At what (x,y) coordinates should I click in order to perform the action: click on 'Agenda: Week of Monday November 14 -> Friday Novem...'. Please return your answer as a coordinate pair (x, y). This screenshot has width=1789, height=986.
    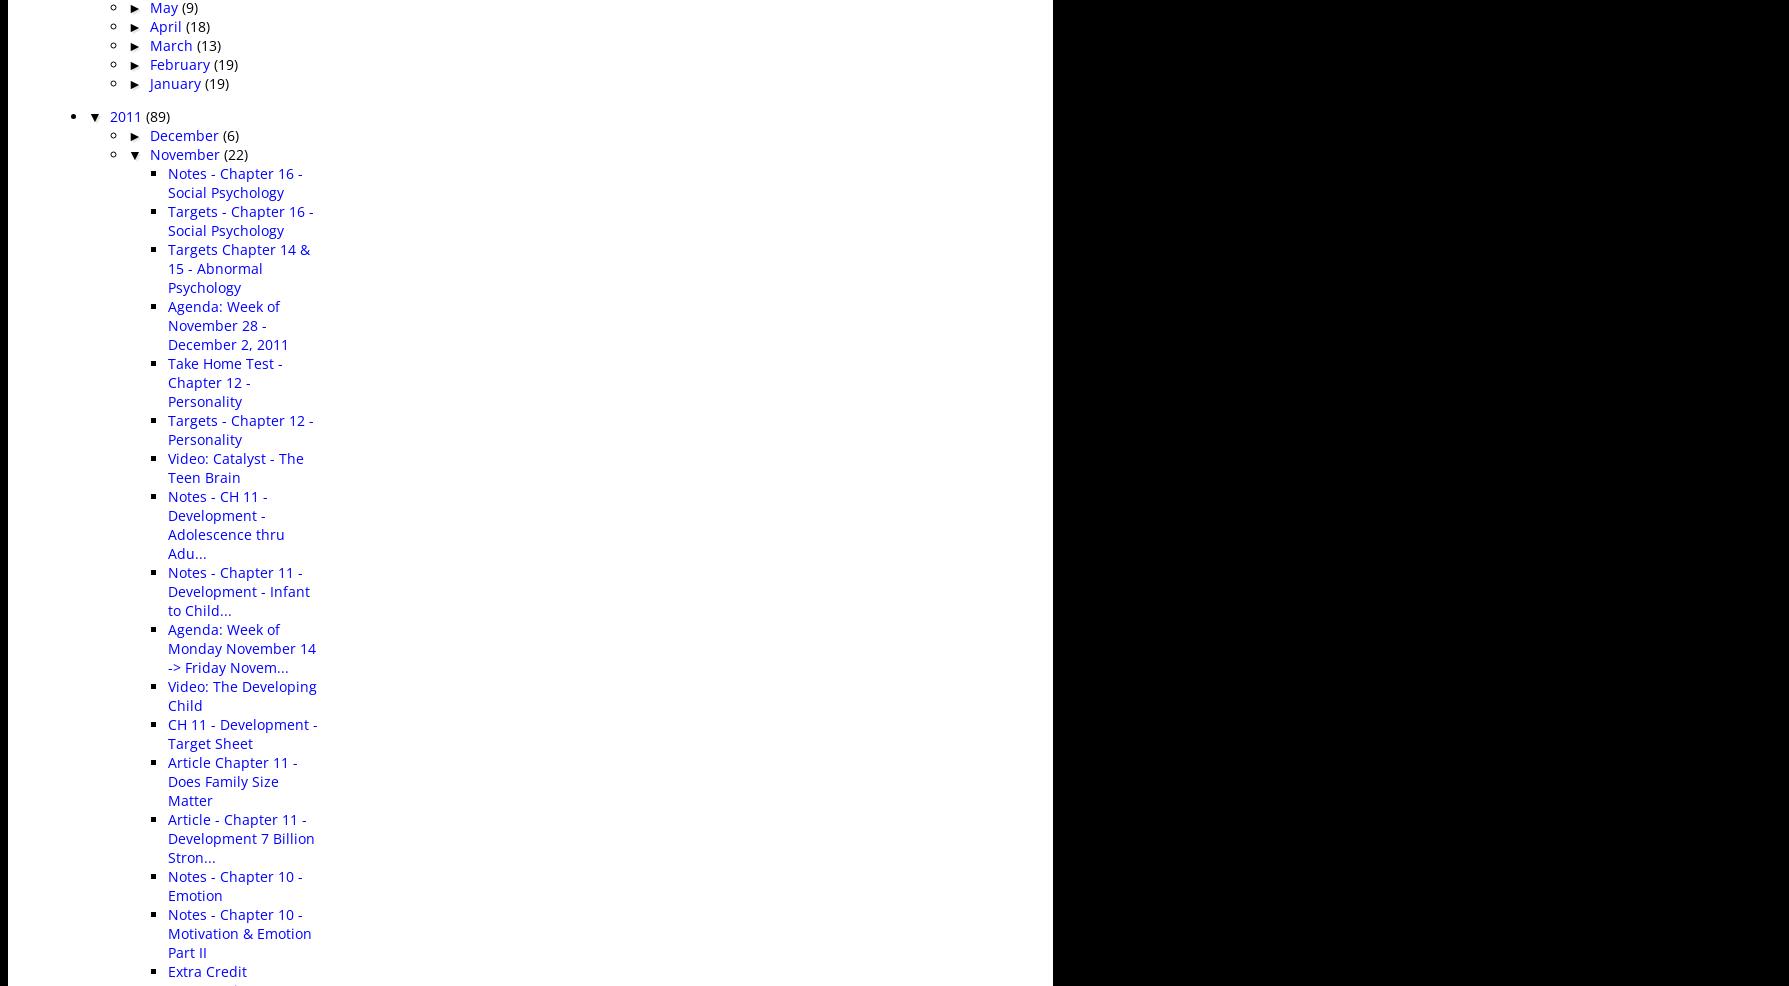
    Looking at the image, I should click on (167, 647).